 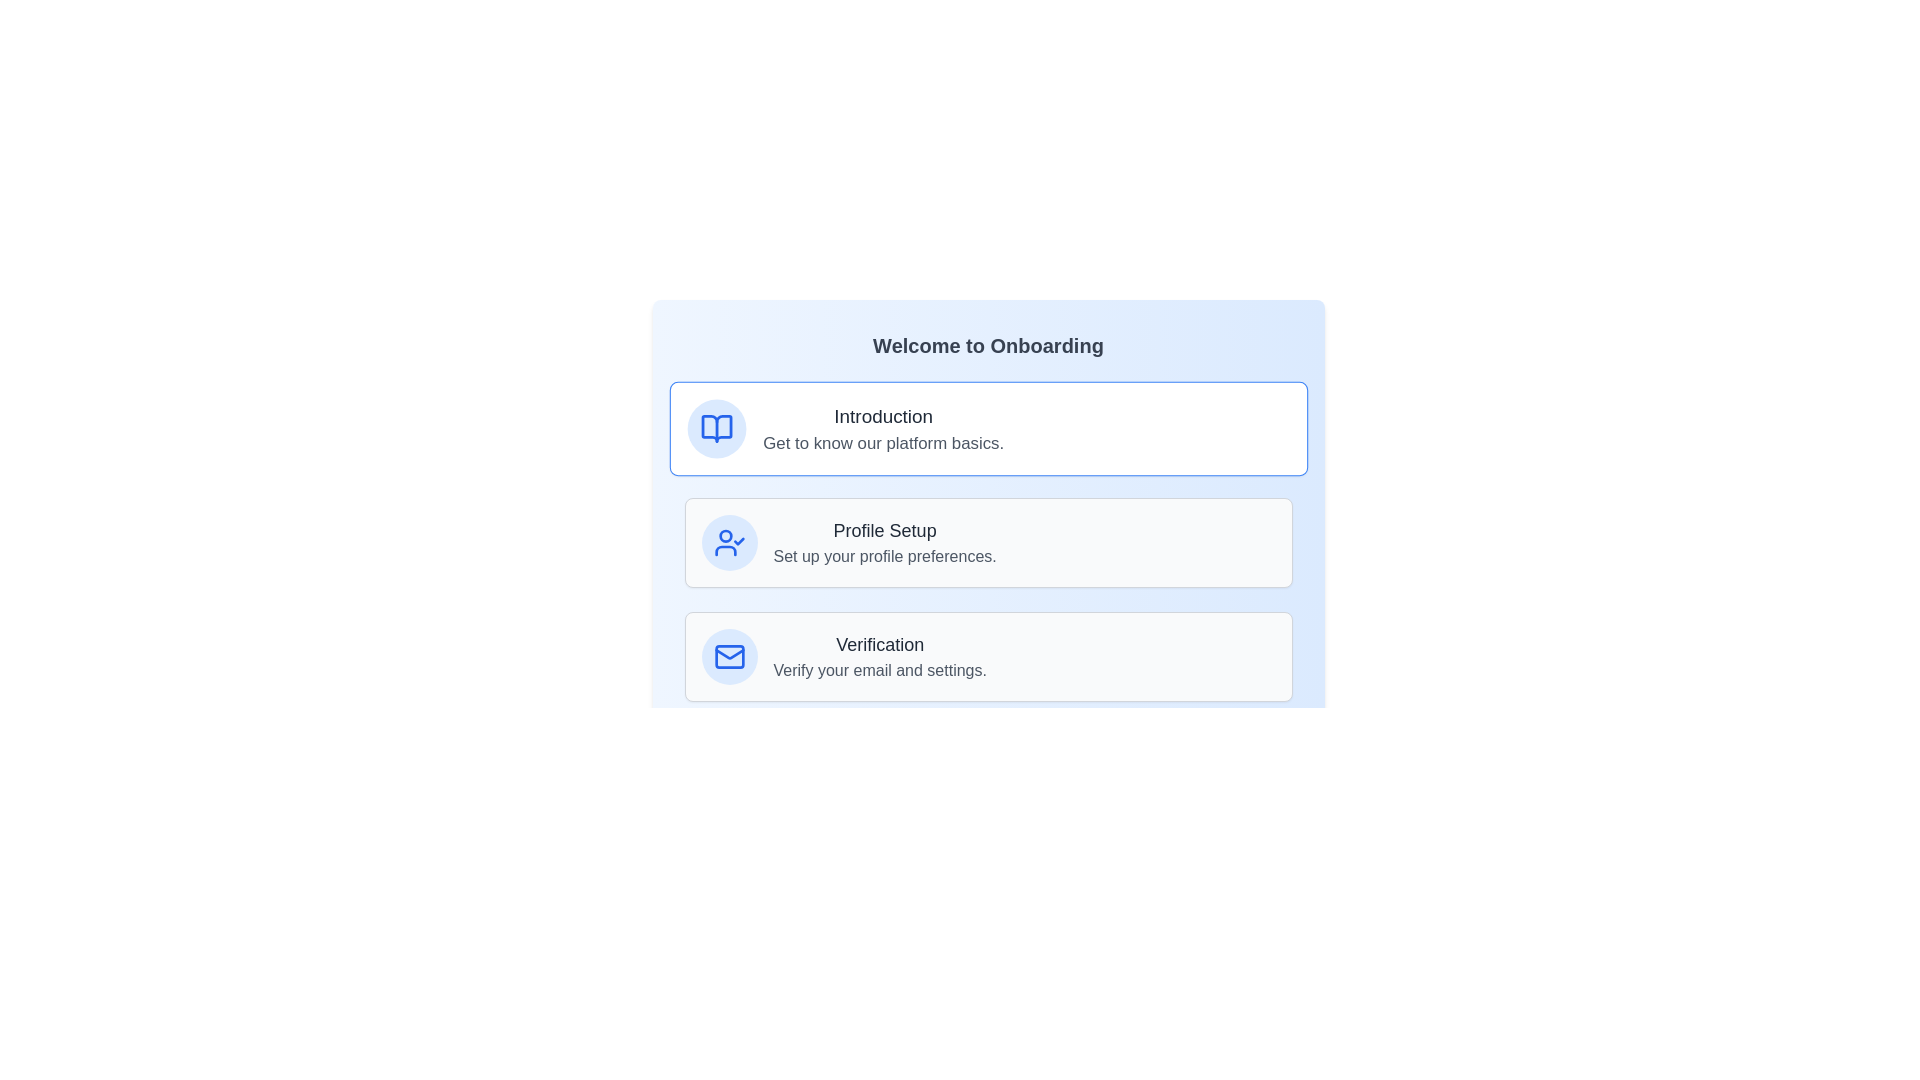 I want to click on the blue icon featuring a person with a checkmark, which represents 'user check', located in the middle section of the 'Profile Setup' area, so click(x=728, y=543).